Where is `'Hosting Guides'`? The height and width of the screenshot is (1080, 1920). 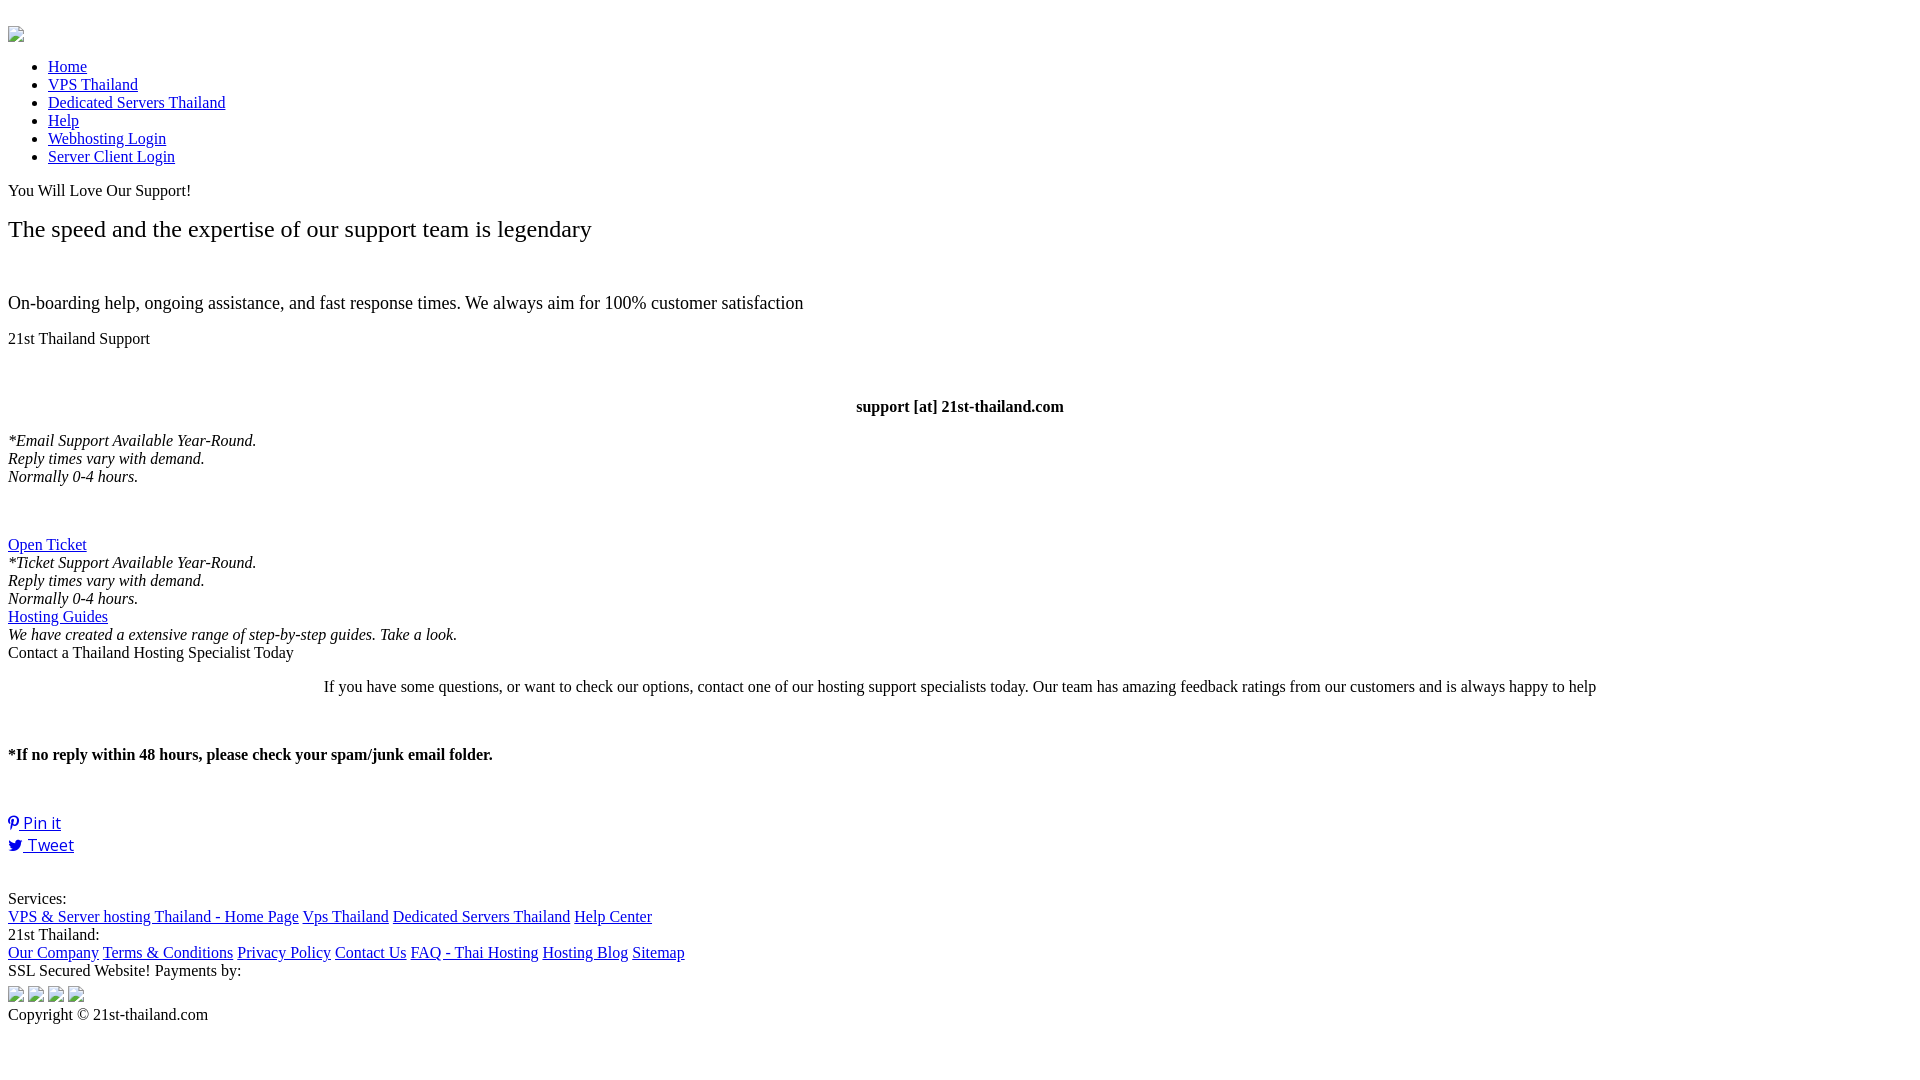 'Hosting Guides' is located at coordinates (57, 615).